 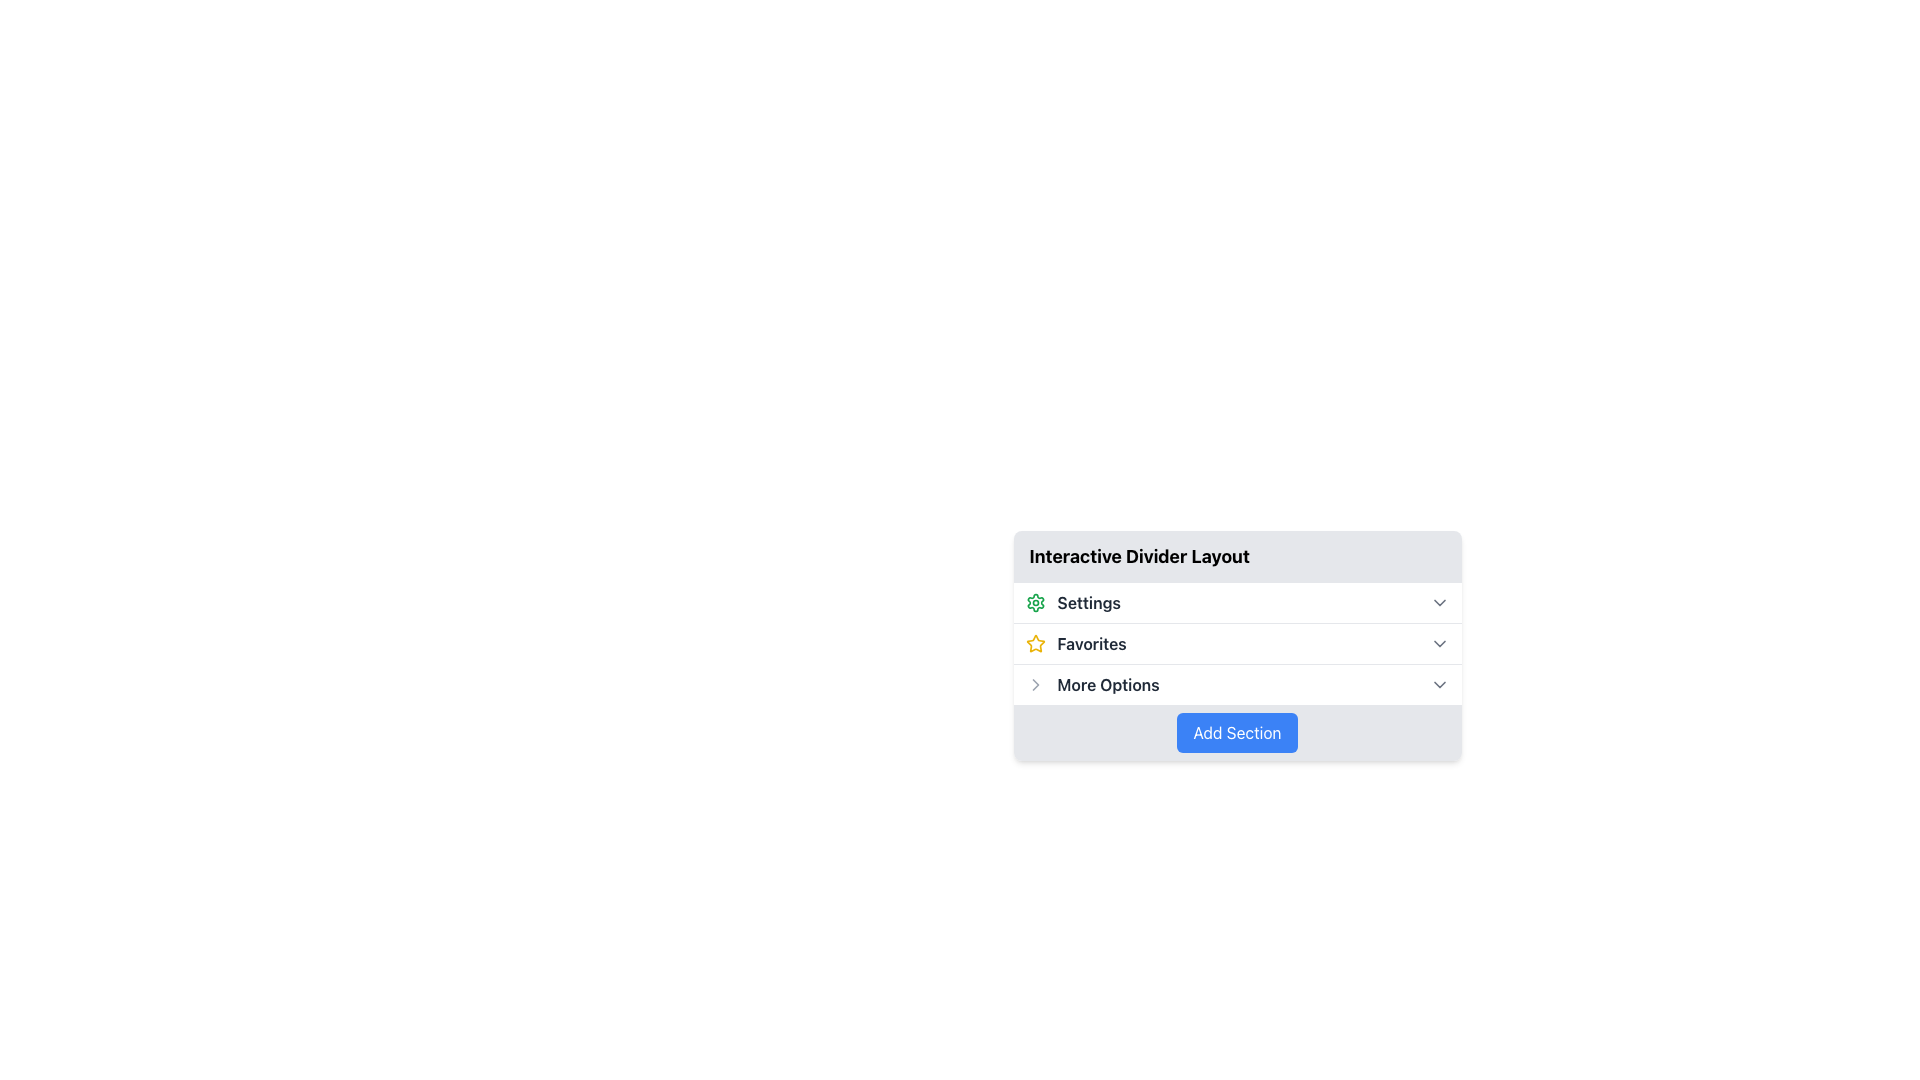 What do you see at coordinates (1088, 601) in the screenshot?
I see `the 'Settings' textual label, which is styled in bold, dark gray font and is located next to a gear icon in a horizontal row at the top of a vertical list` at bounding box center [1088, 601].